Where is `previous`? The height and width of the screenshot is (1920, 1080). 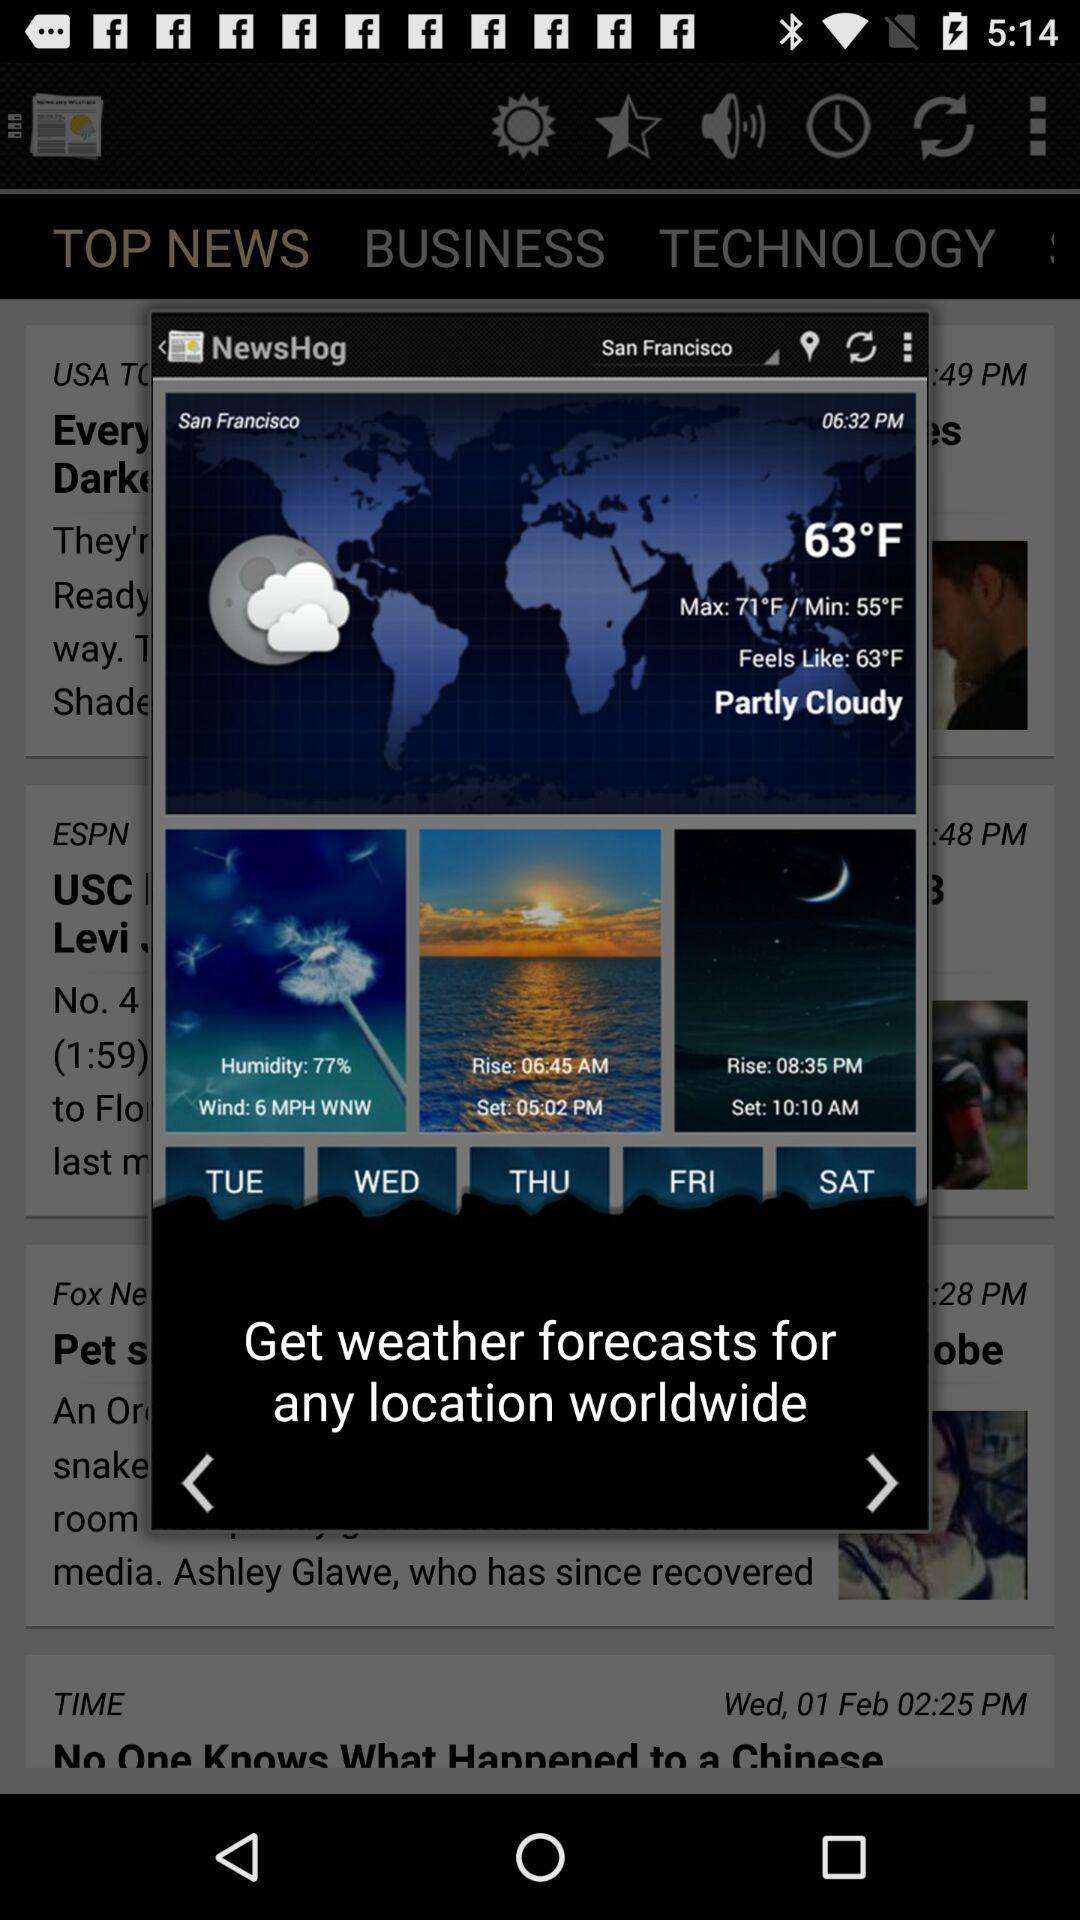 previous is located at coordinates (197, 1483).